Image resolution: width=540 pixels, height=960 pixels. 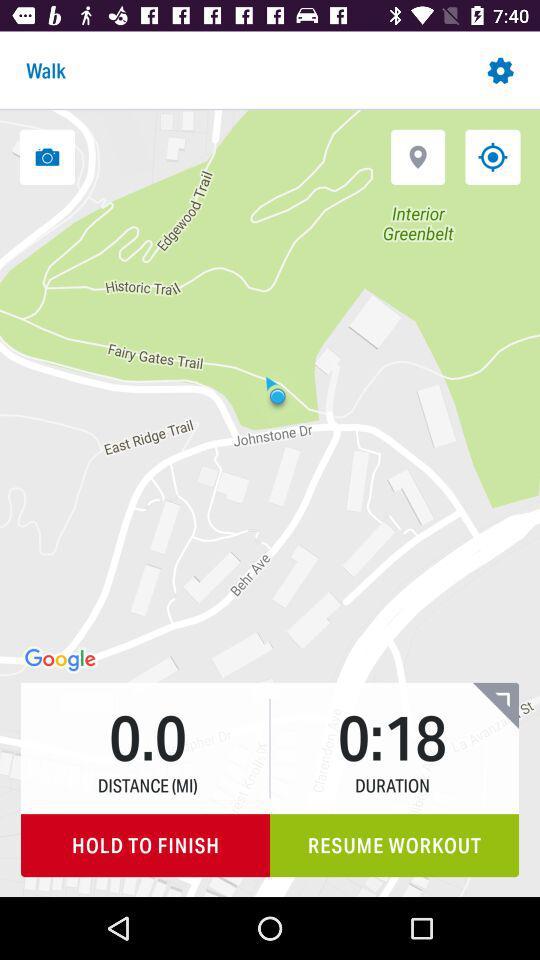 What do you see at coordinates (47, 156) in the screenshot?
I see `the icon at the top left corner` at bounding box center [47, 156].